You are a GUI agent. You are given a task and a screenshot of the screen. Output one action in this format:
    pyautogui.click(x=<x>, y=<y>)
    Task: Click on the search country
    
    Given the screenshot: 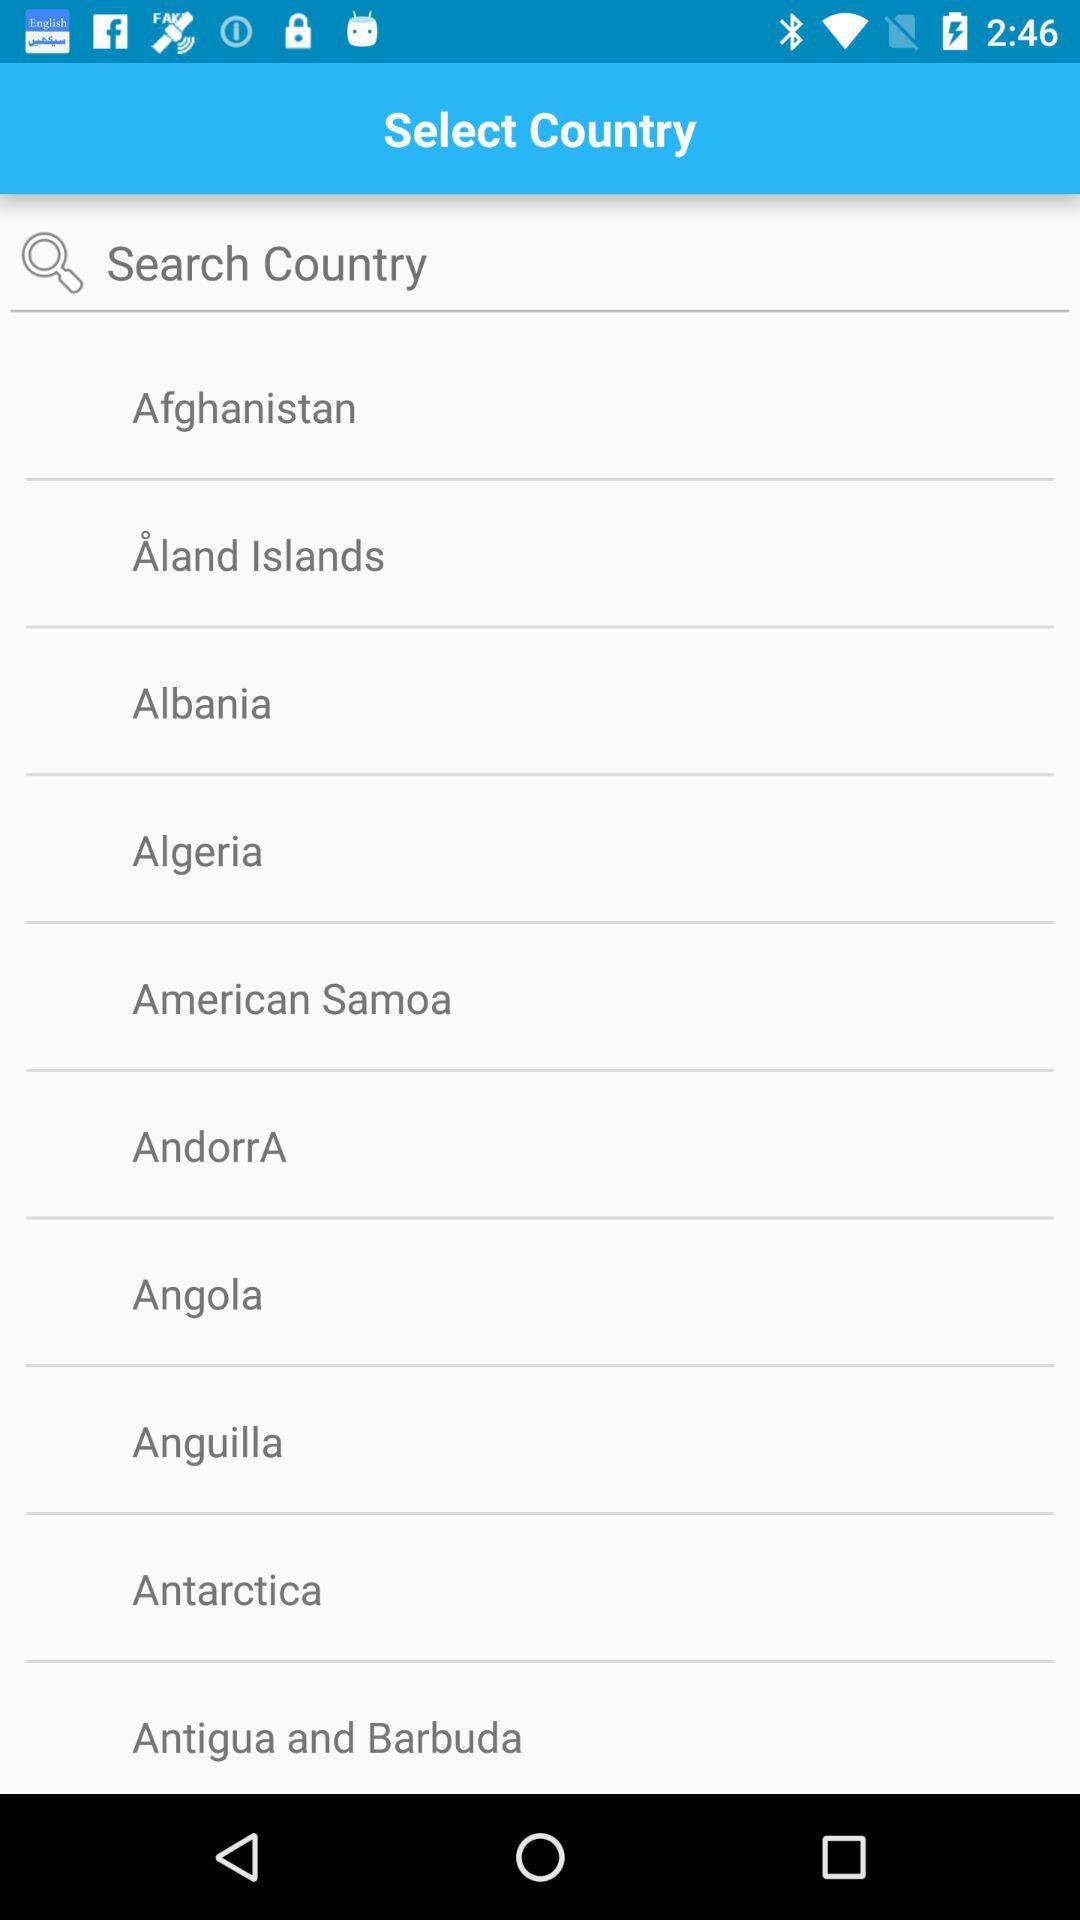 What is the action you would take?
    pyautogui.click(x=540, y=262)
    